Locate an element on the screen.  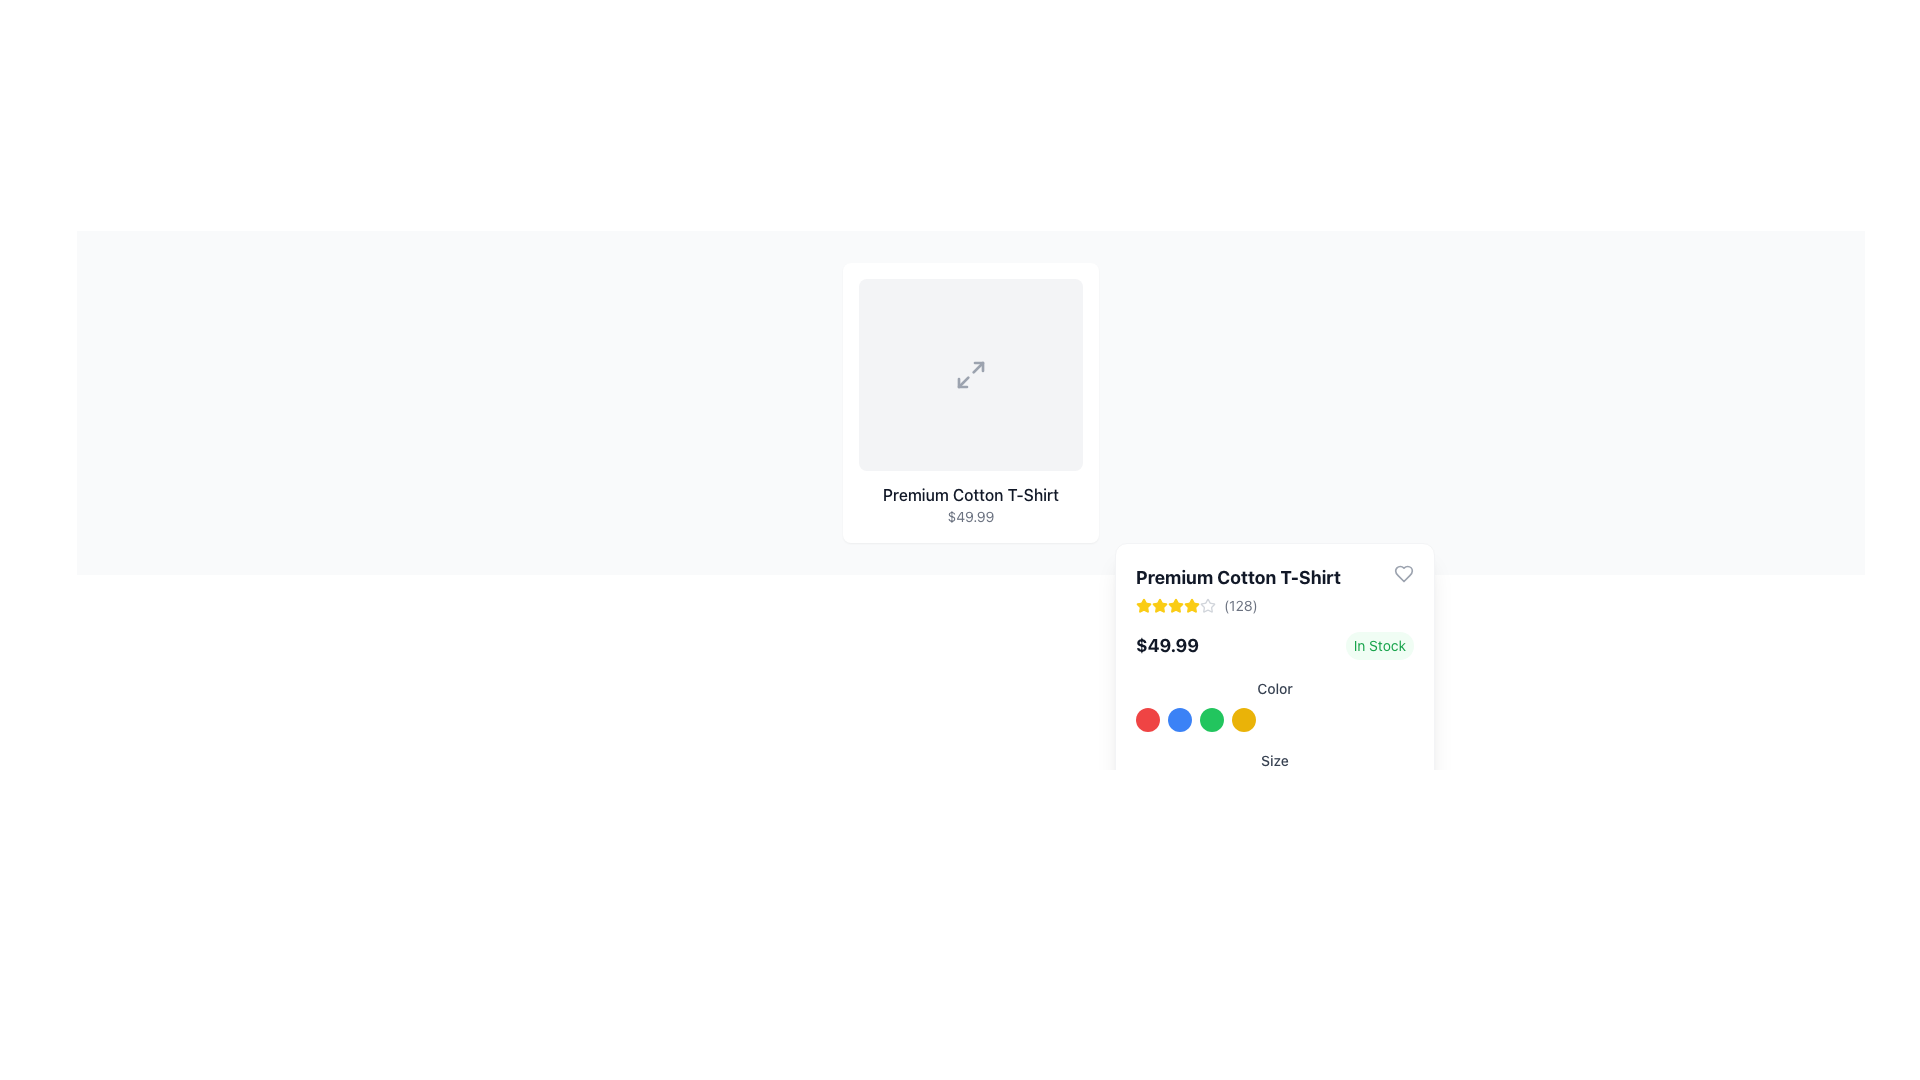
the 'In Stock' indicator badge, which is a small rectangular badge with green text on a light green background, located to the right of the price text ('$49.99') on the Premium Cotton T-Shirt card is located at coordinates (1378, 645).